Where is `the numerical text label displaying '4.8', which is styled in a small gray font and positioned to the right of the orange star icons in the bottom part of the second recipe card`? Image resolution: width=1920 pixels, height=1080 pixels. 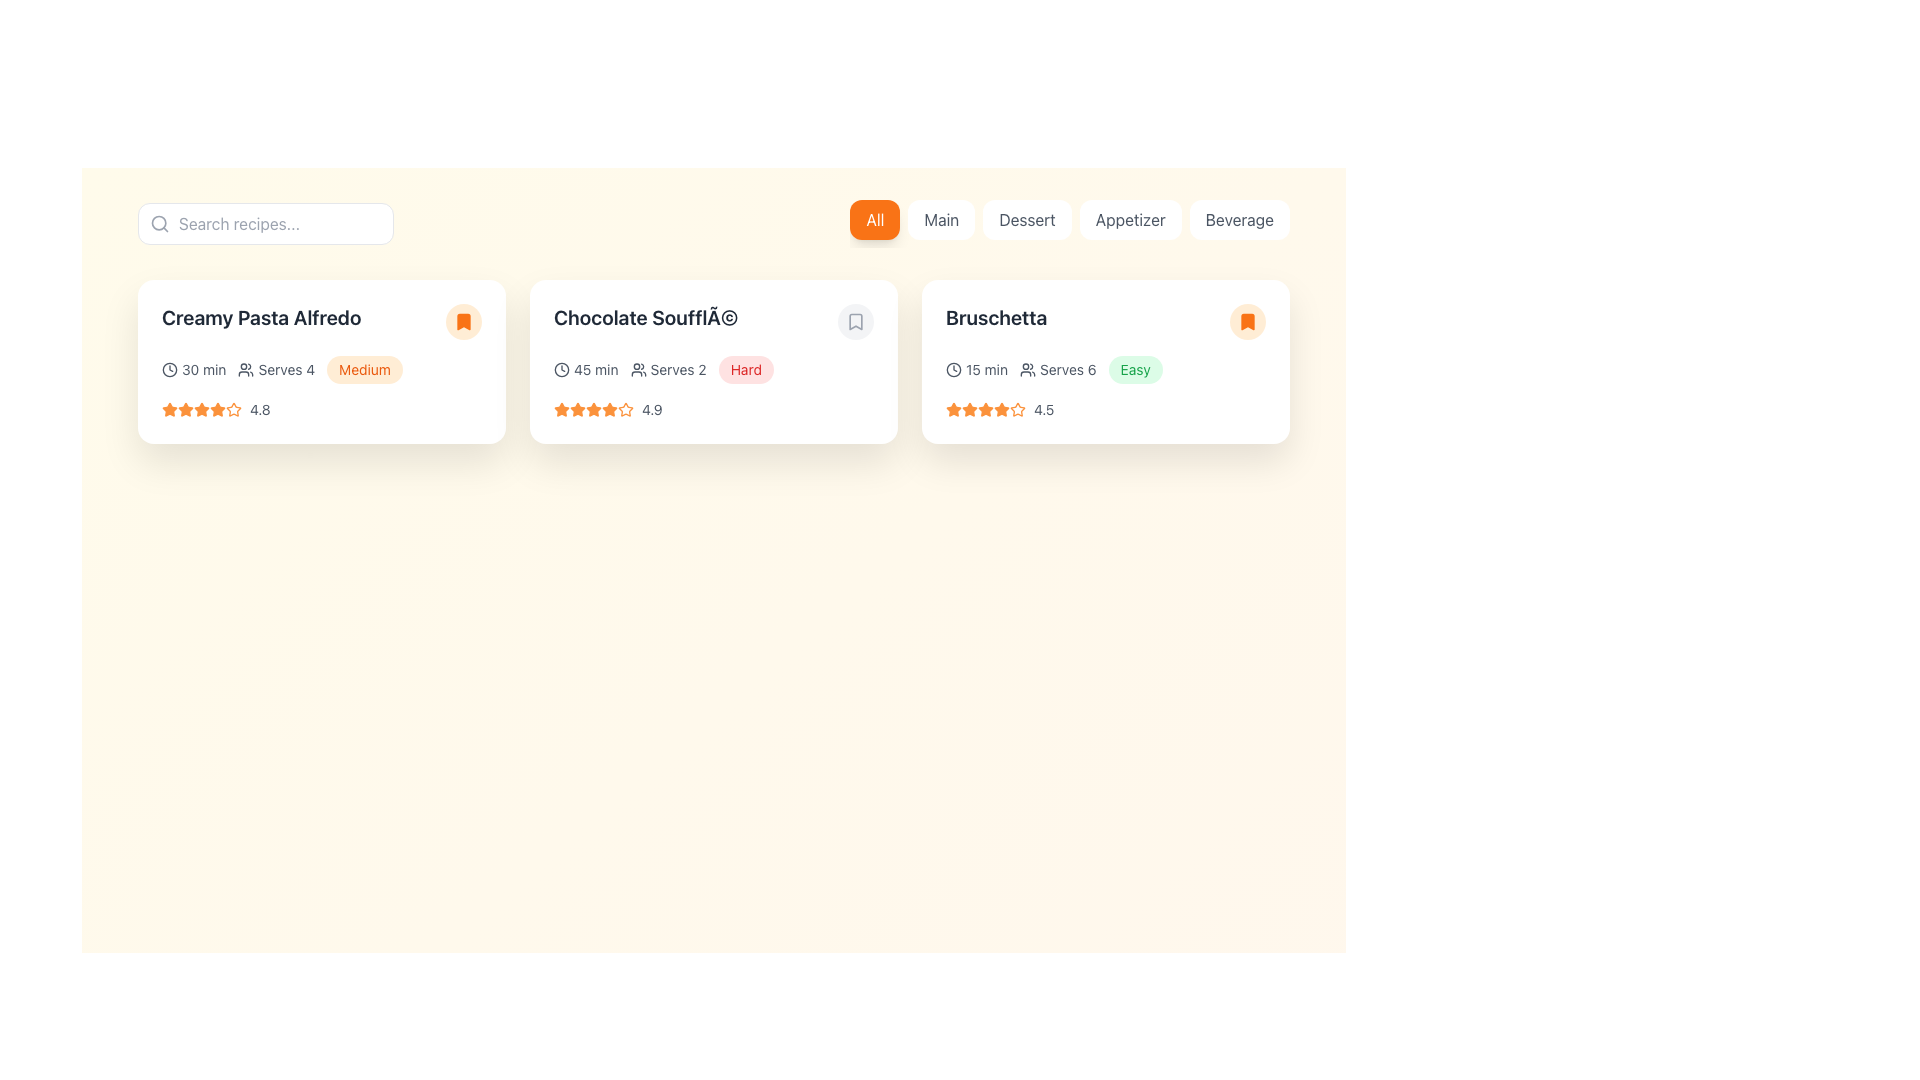
the numerical text label displaying '4.8', which is styled in a small gray font and positioned to the right of the orange star icons in the bottom part of the second recipe card is located at coordinates (259, 408).